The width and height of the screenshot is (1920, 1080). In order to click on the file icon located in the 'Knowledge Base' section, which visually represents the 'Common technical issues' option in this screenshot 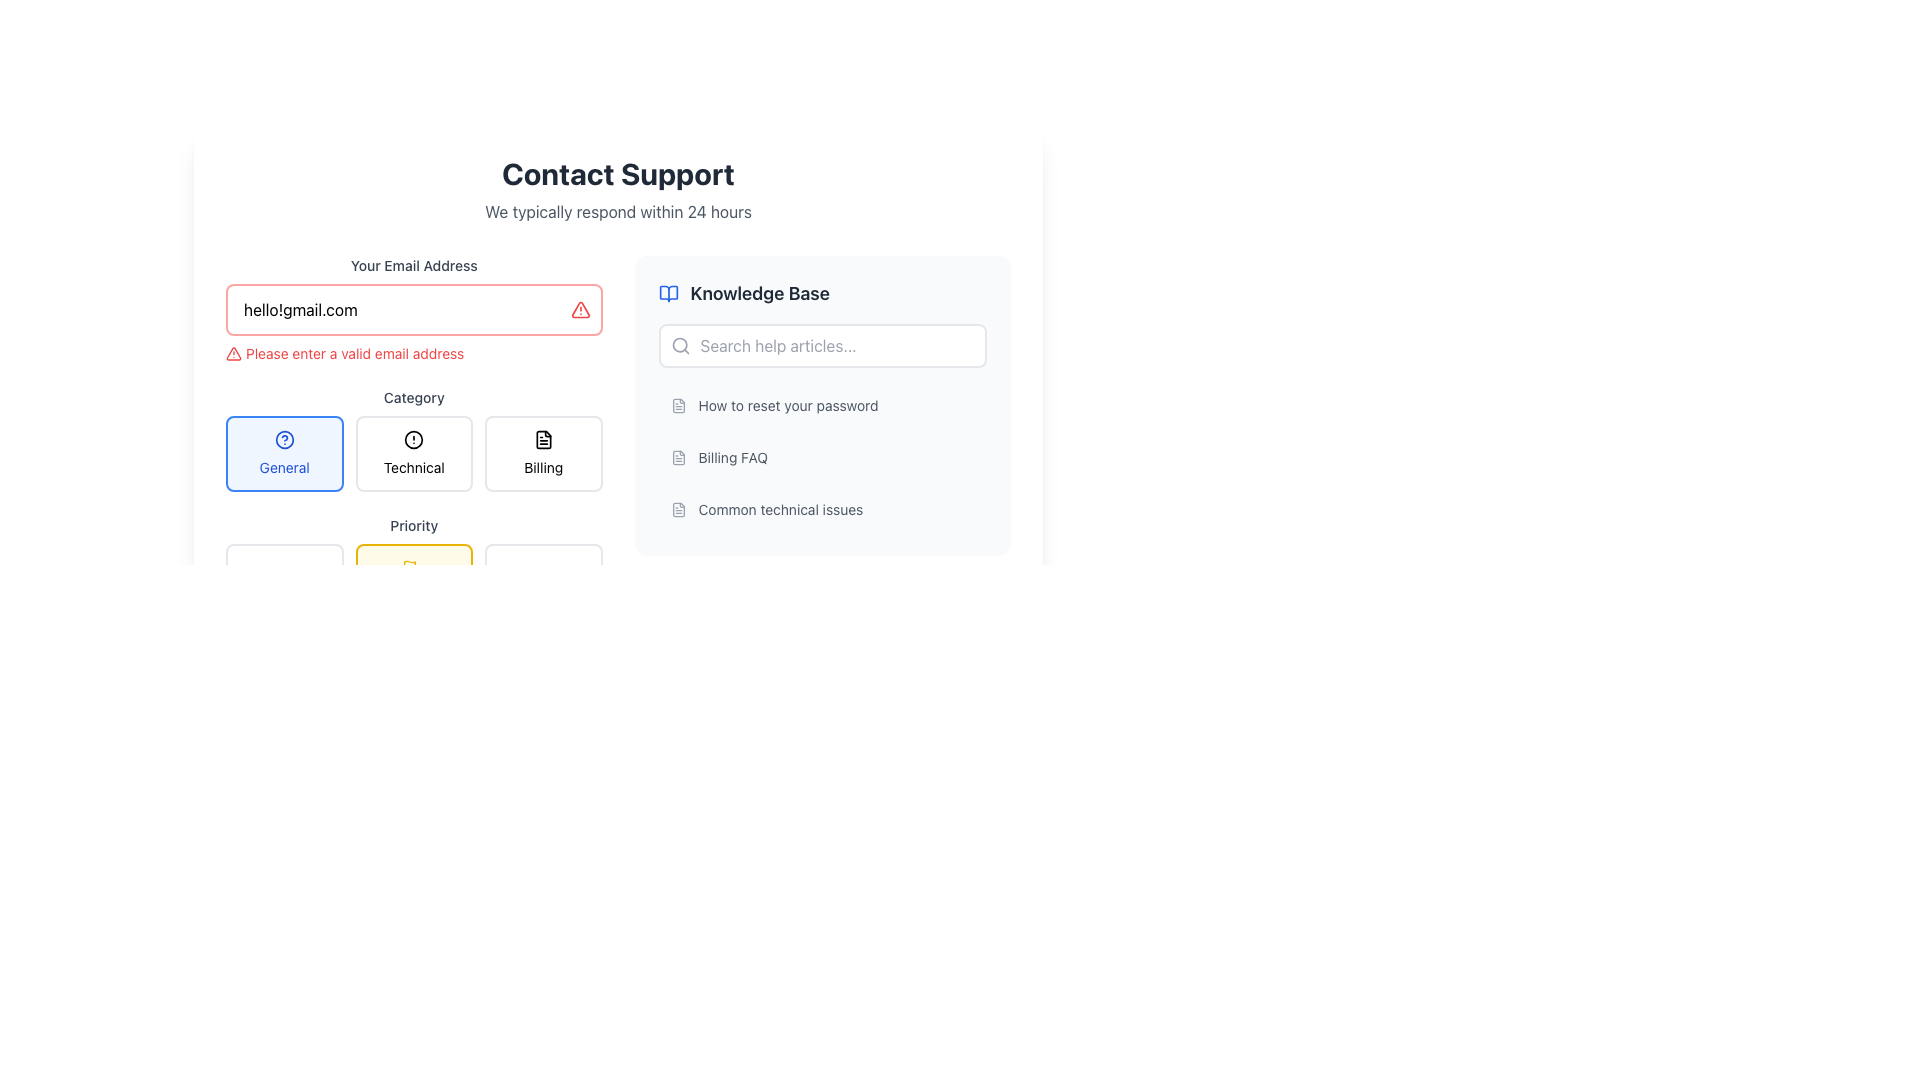, I will do `click(678, 508)`.